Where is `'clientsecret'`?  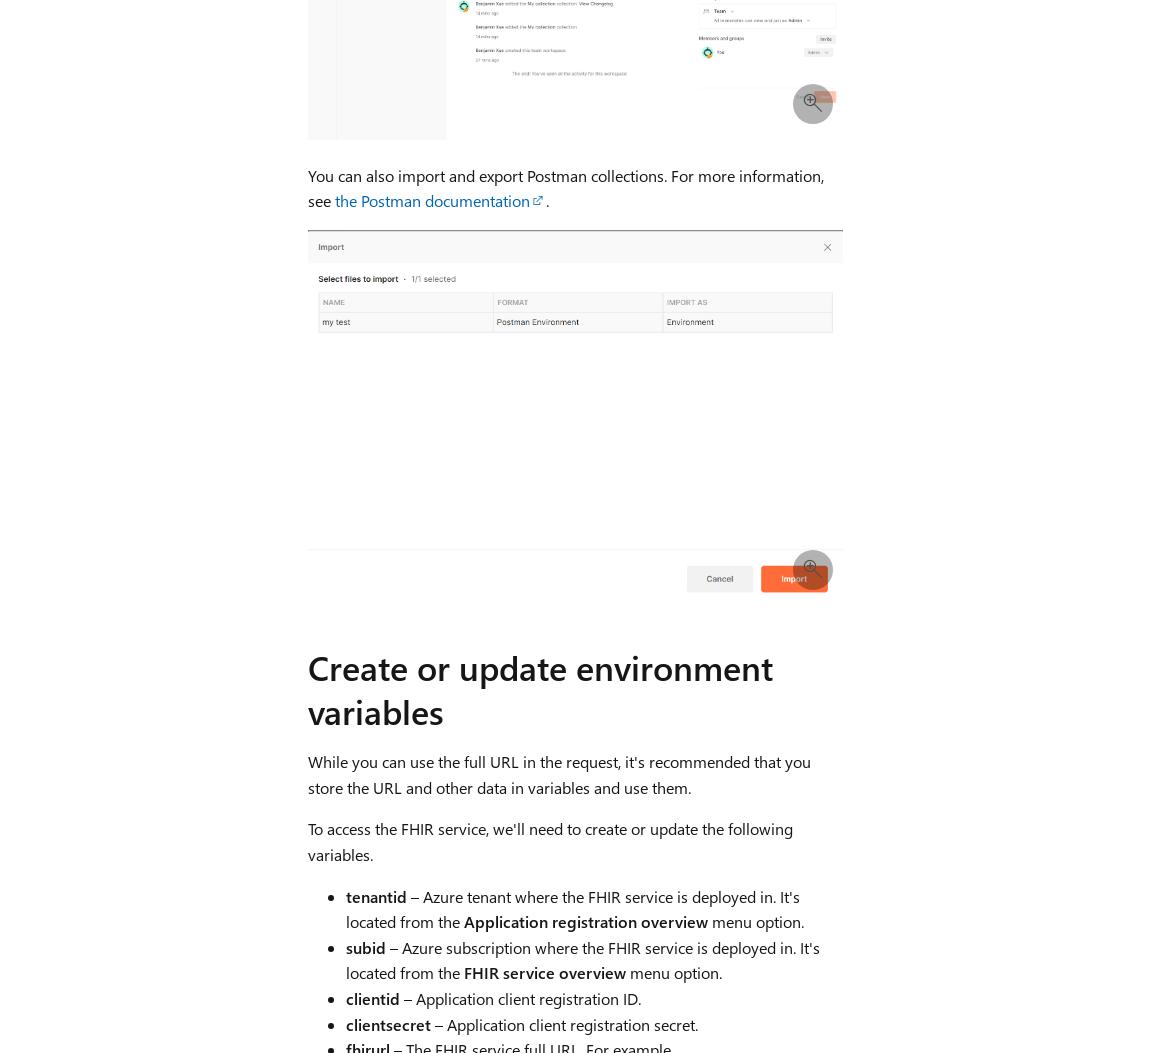
'clientsecret' is located at coordinates (386, 1022).